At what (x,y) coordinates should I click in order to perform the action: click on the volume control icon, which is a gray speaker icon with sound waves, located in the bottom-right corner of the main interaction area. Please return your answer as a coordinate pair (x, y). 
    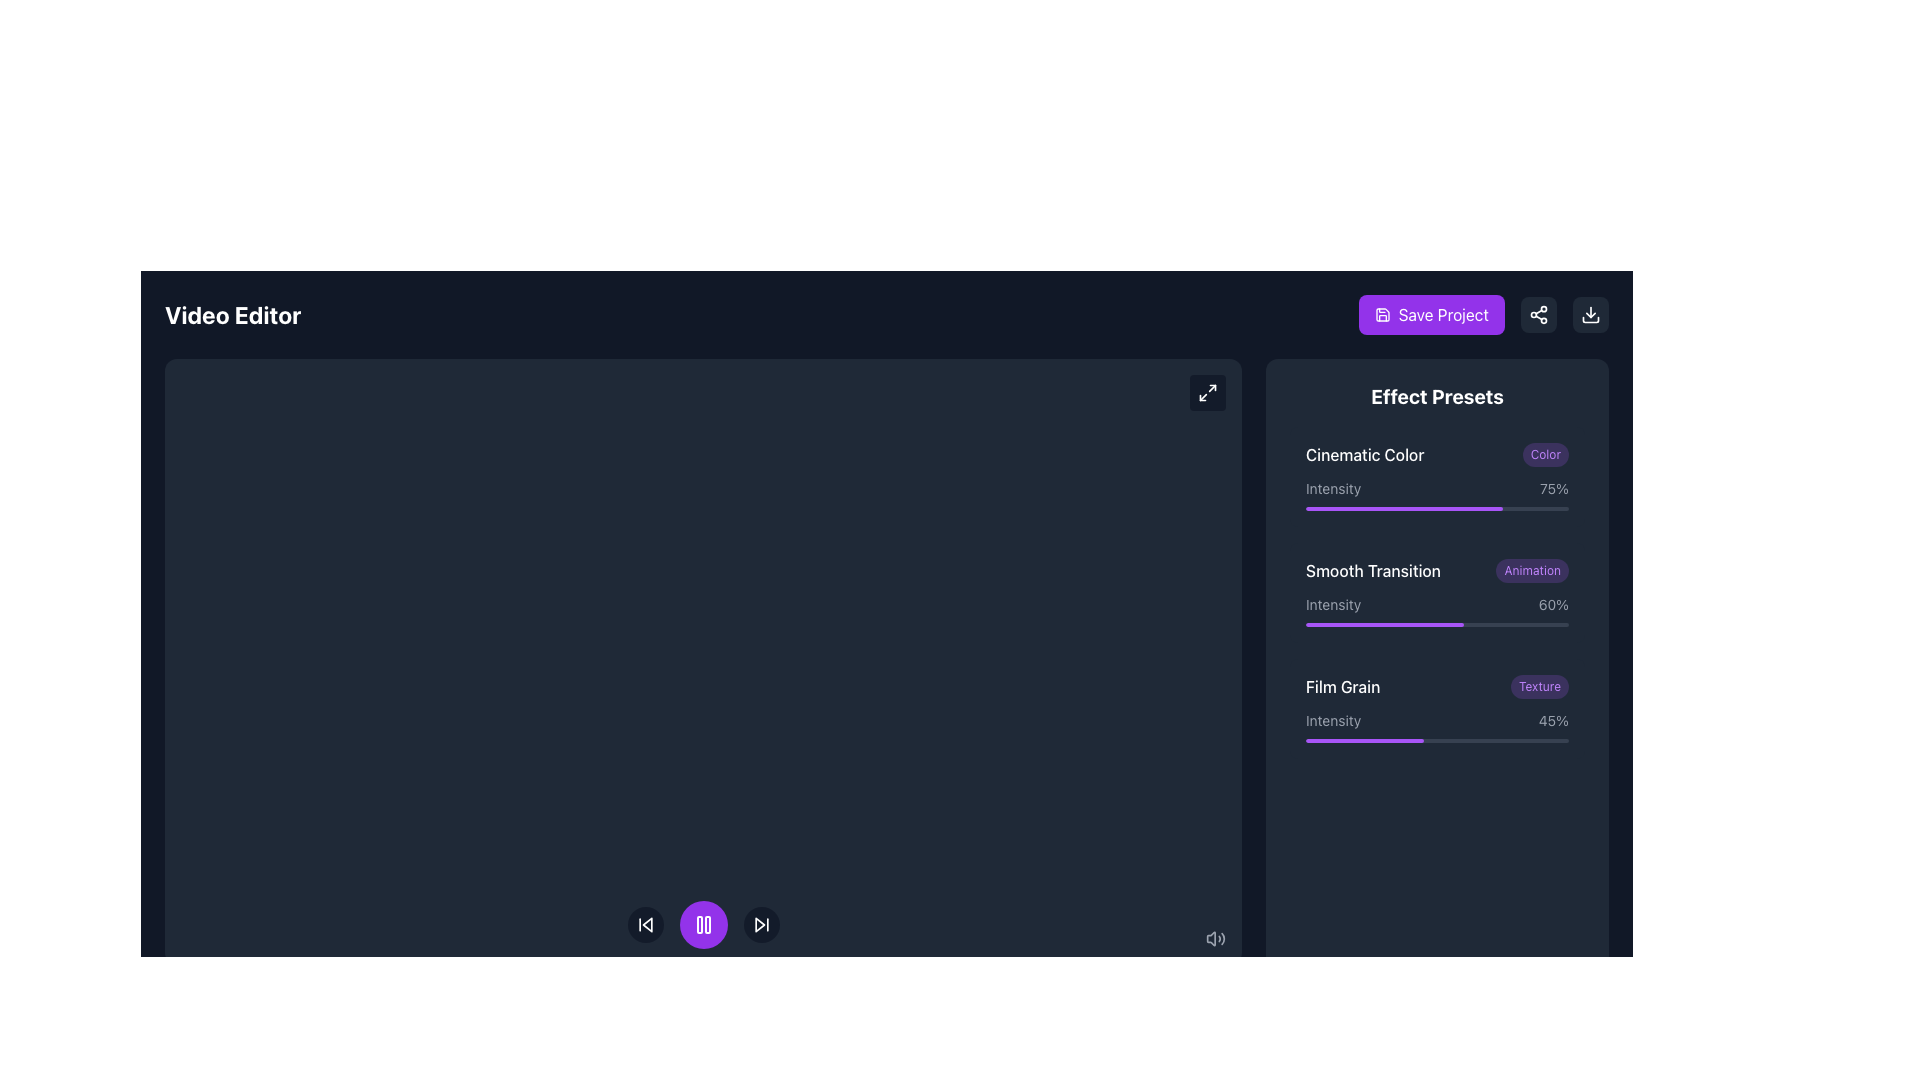
    Looking at the image, I should click on (1214, 937).